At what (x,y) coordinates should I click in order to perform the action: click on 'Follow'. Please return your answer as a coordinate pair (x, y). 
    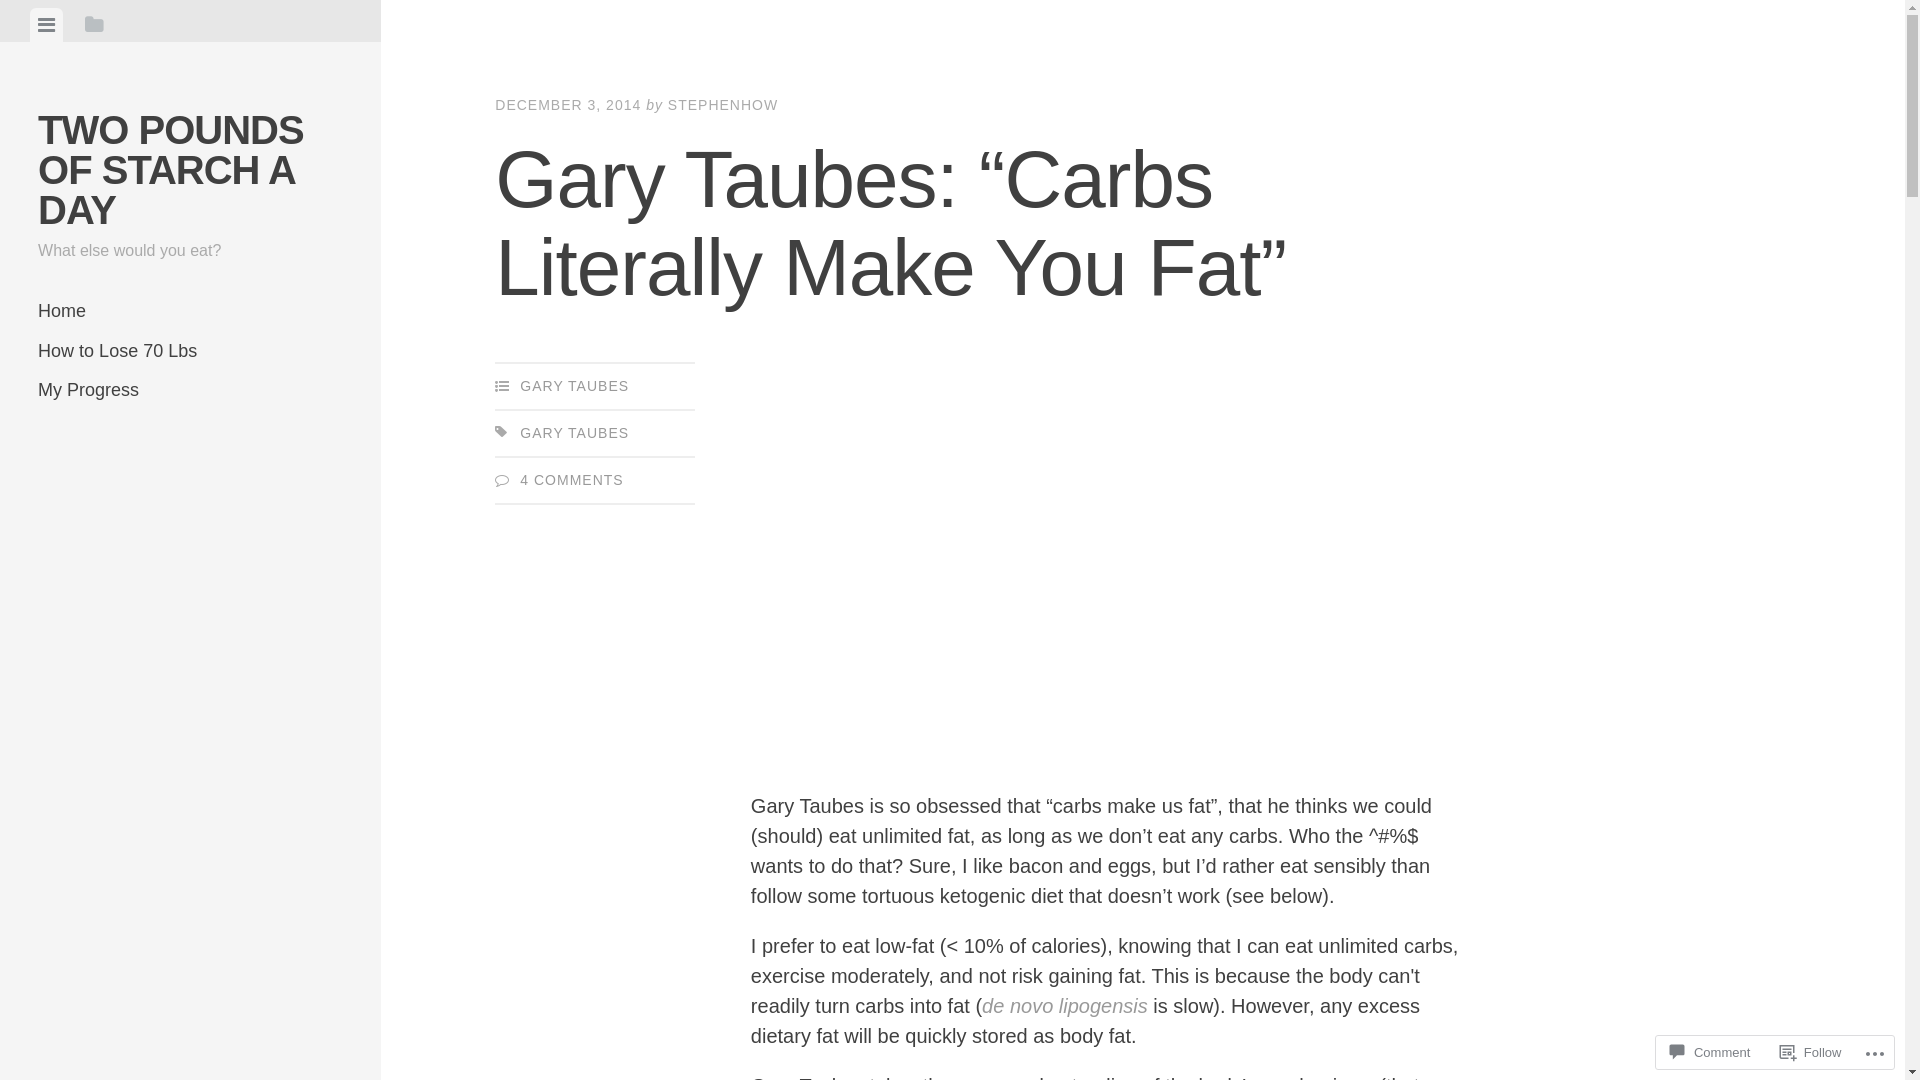
    Looking at the image, I should click on (1810, 1051).